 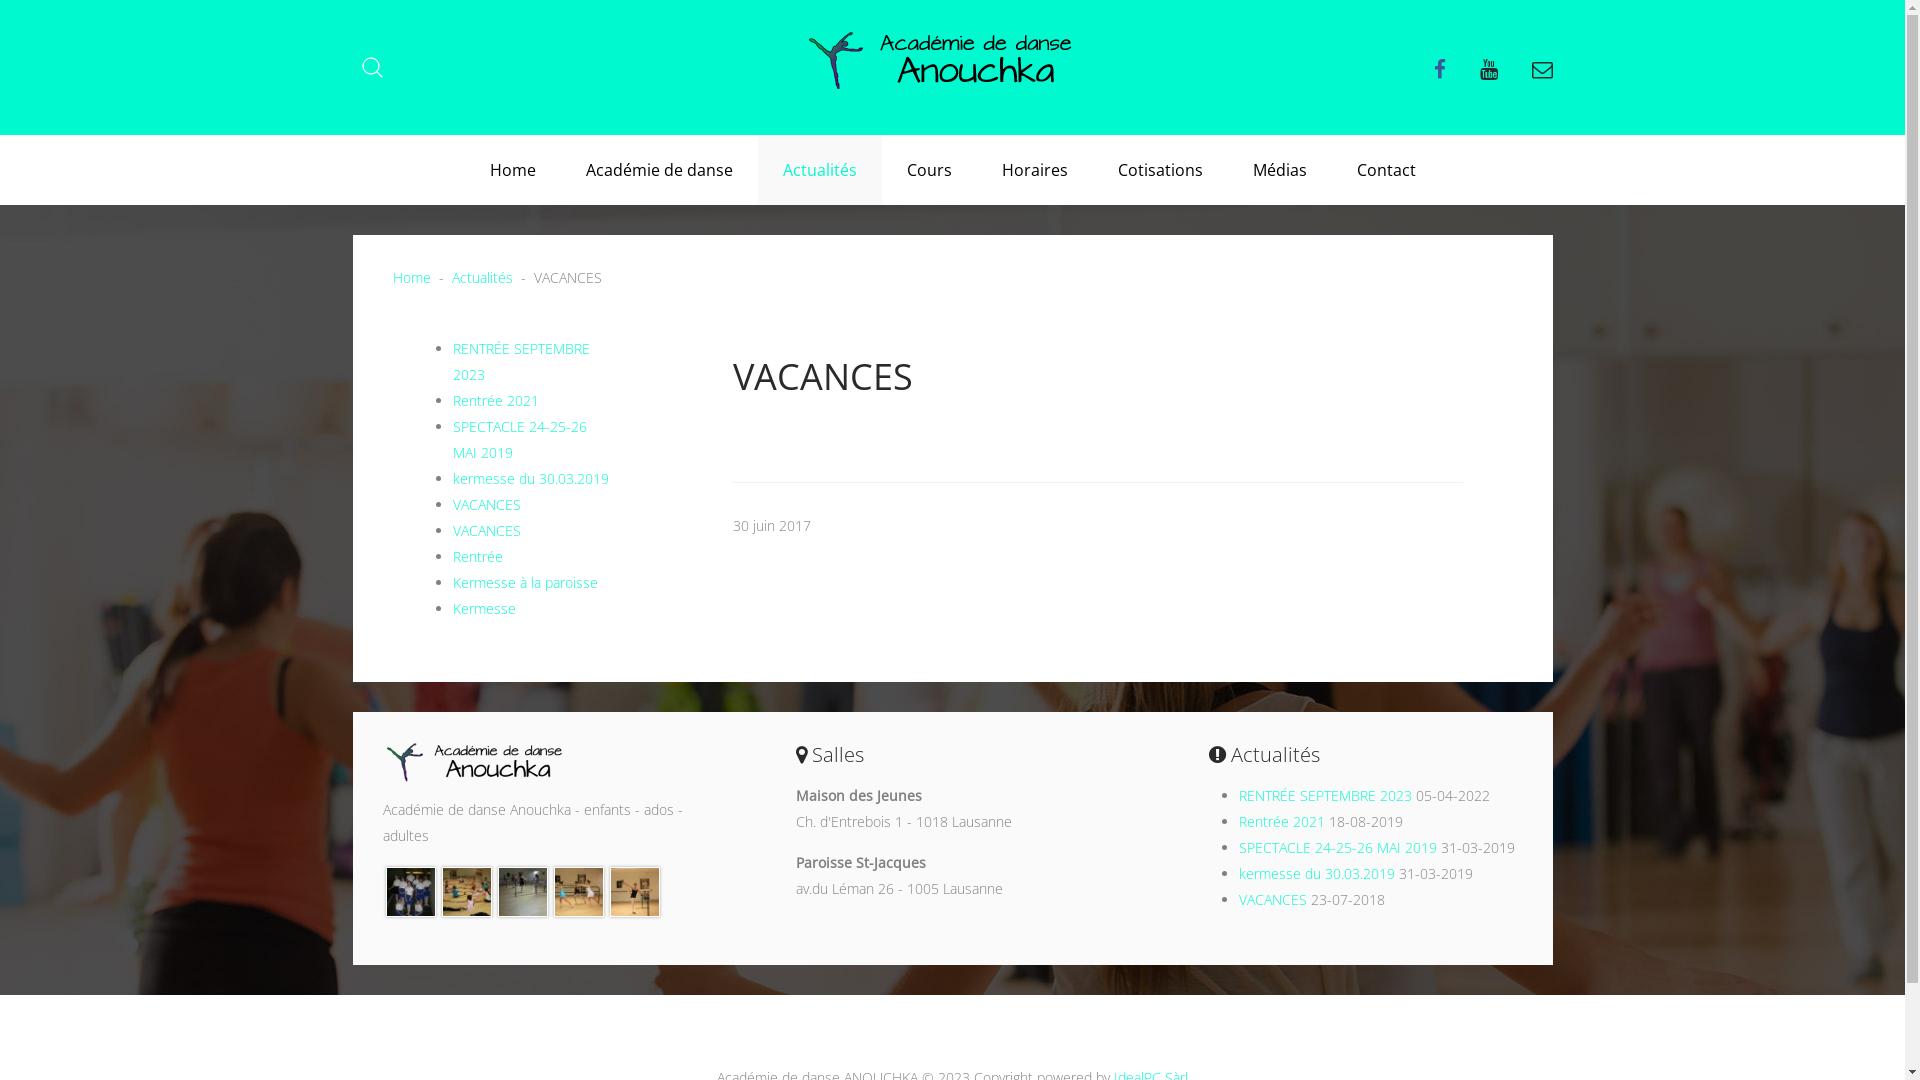 I want to click on 'VACANCES', so click(x=1237, y=898).